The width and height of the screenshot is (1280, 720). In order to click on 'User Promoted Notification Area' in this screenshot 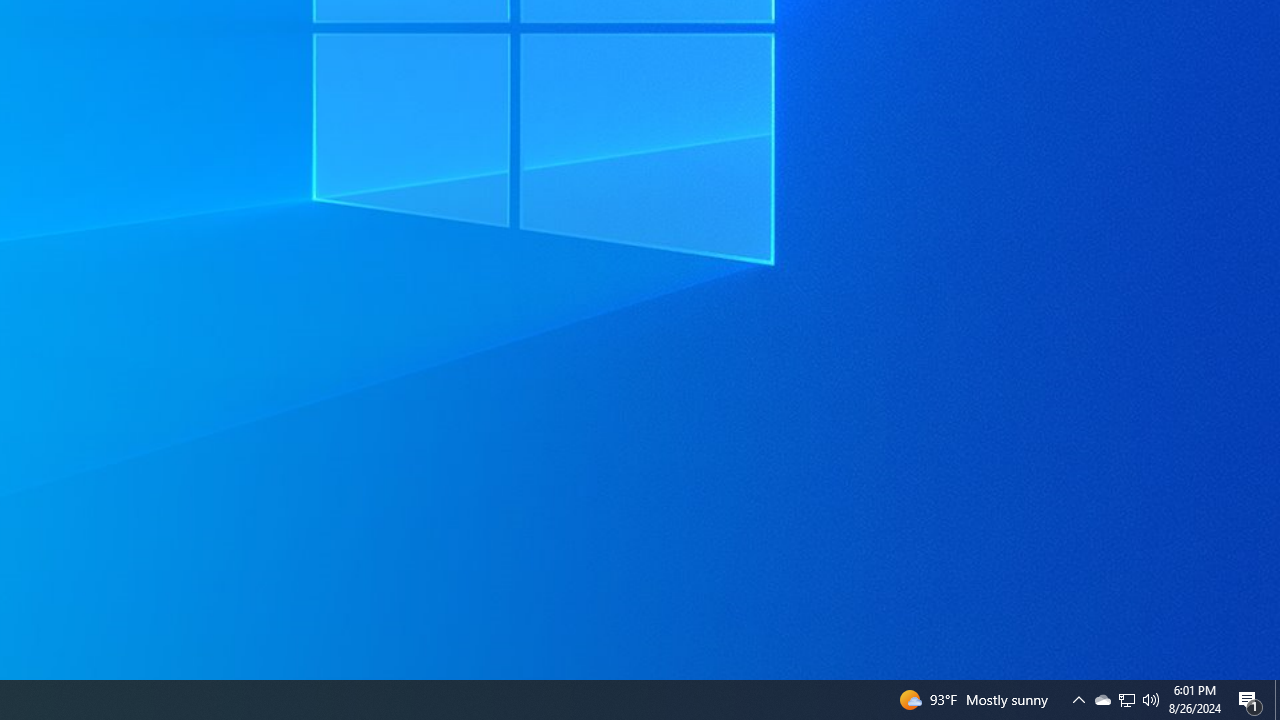, I will do `click(1127, 698)`.